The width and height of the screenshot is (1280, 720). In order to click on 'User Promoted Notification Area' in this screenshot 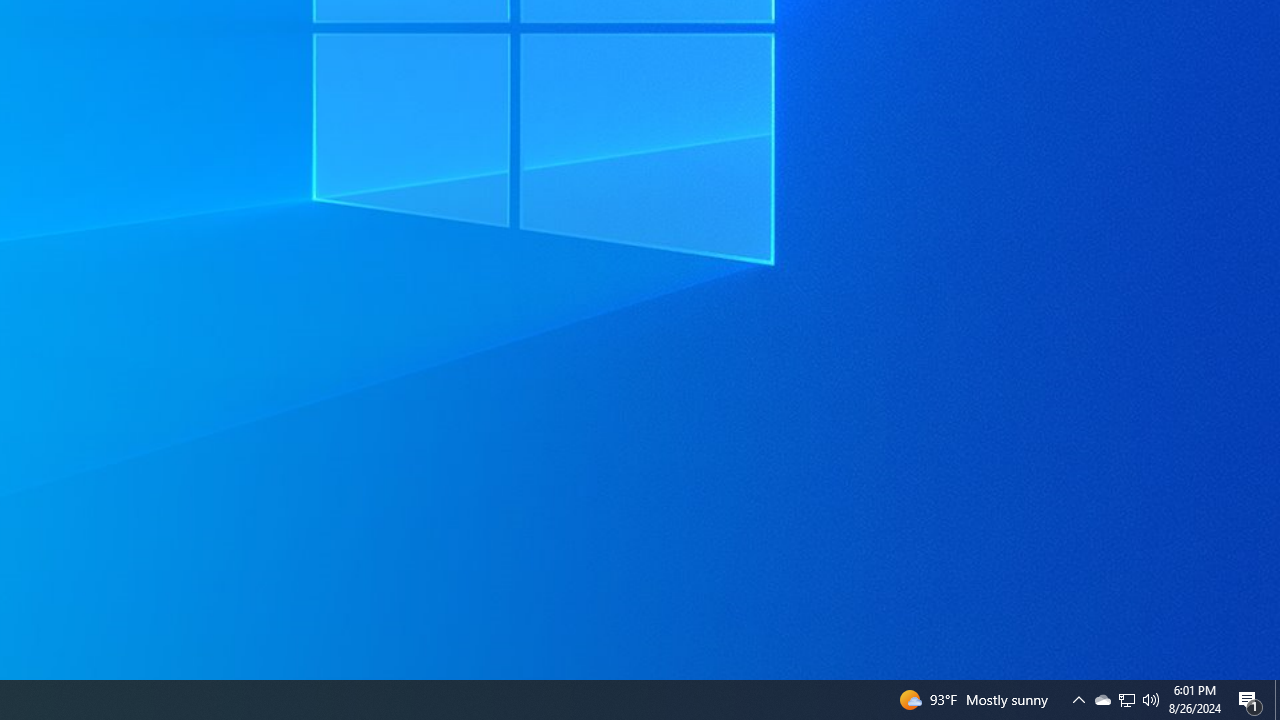, I will do `click(1127, 698)`.